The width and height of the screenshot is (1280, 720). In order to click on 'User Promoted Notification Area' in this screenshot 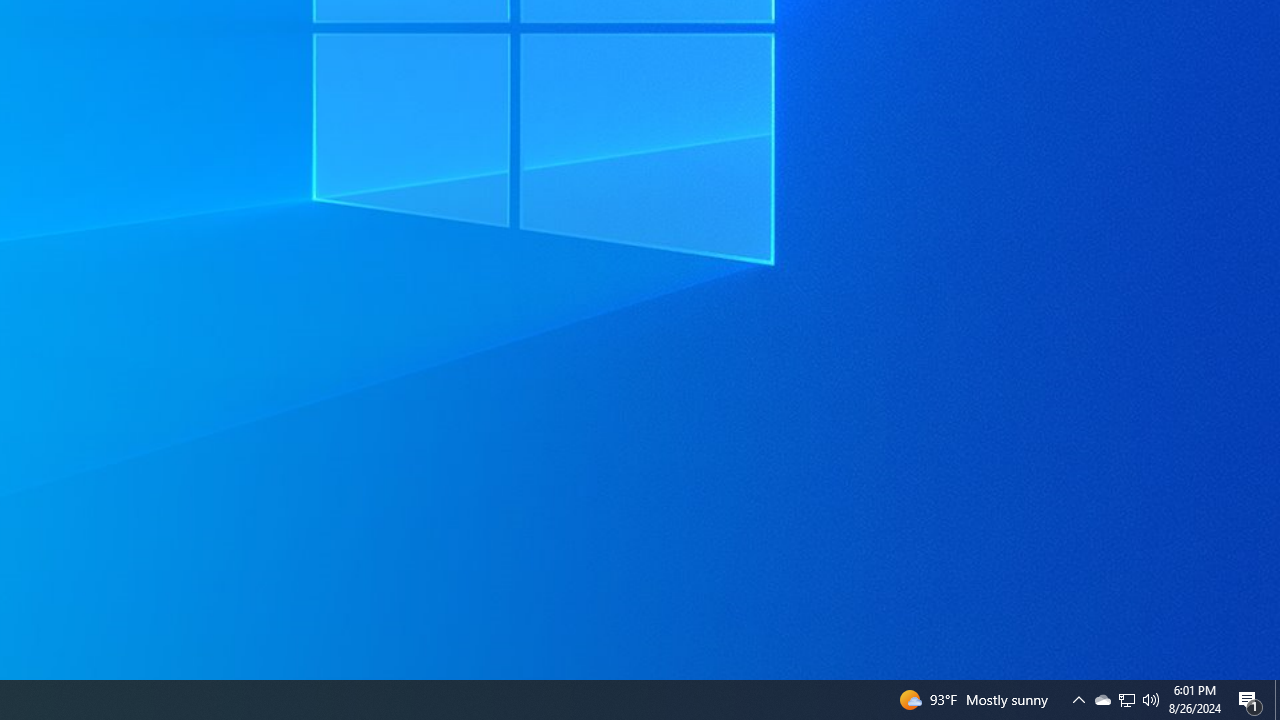, I will do `click(1127, 698)`.